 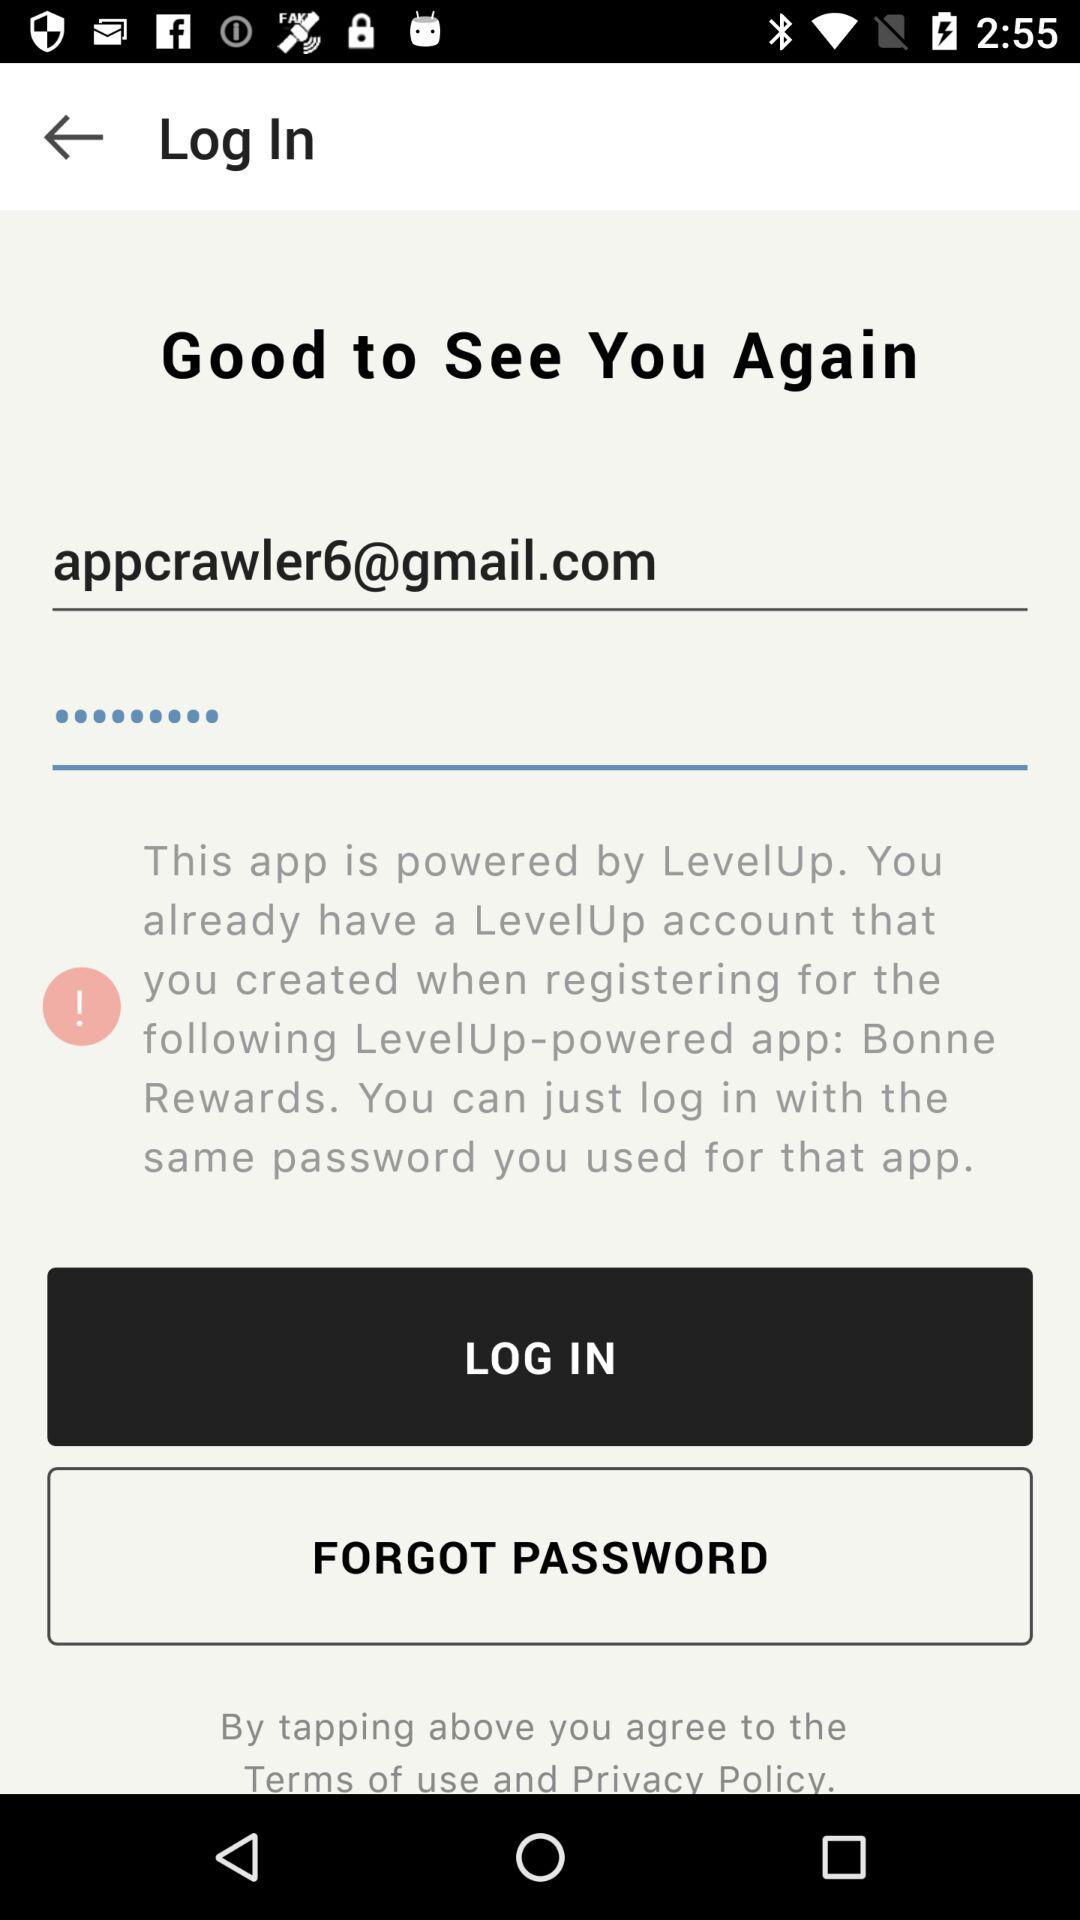 I want to click on item below appcrawler6@gmail.com item, so click(x=540, y=720).